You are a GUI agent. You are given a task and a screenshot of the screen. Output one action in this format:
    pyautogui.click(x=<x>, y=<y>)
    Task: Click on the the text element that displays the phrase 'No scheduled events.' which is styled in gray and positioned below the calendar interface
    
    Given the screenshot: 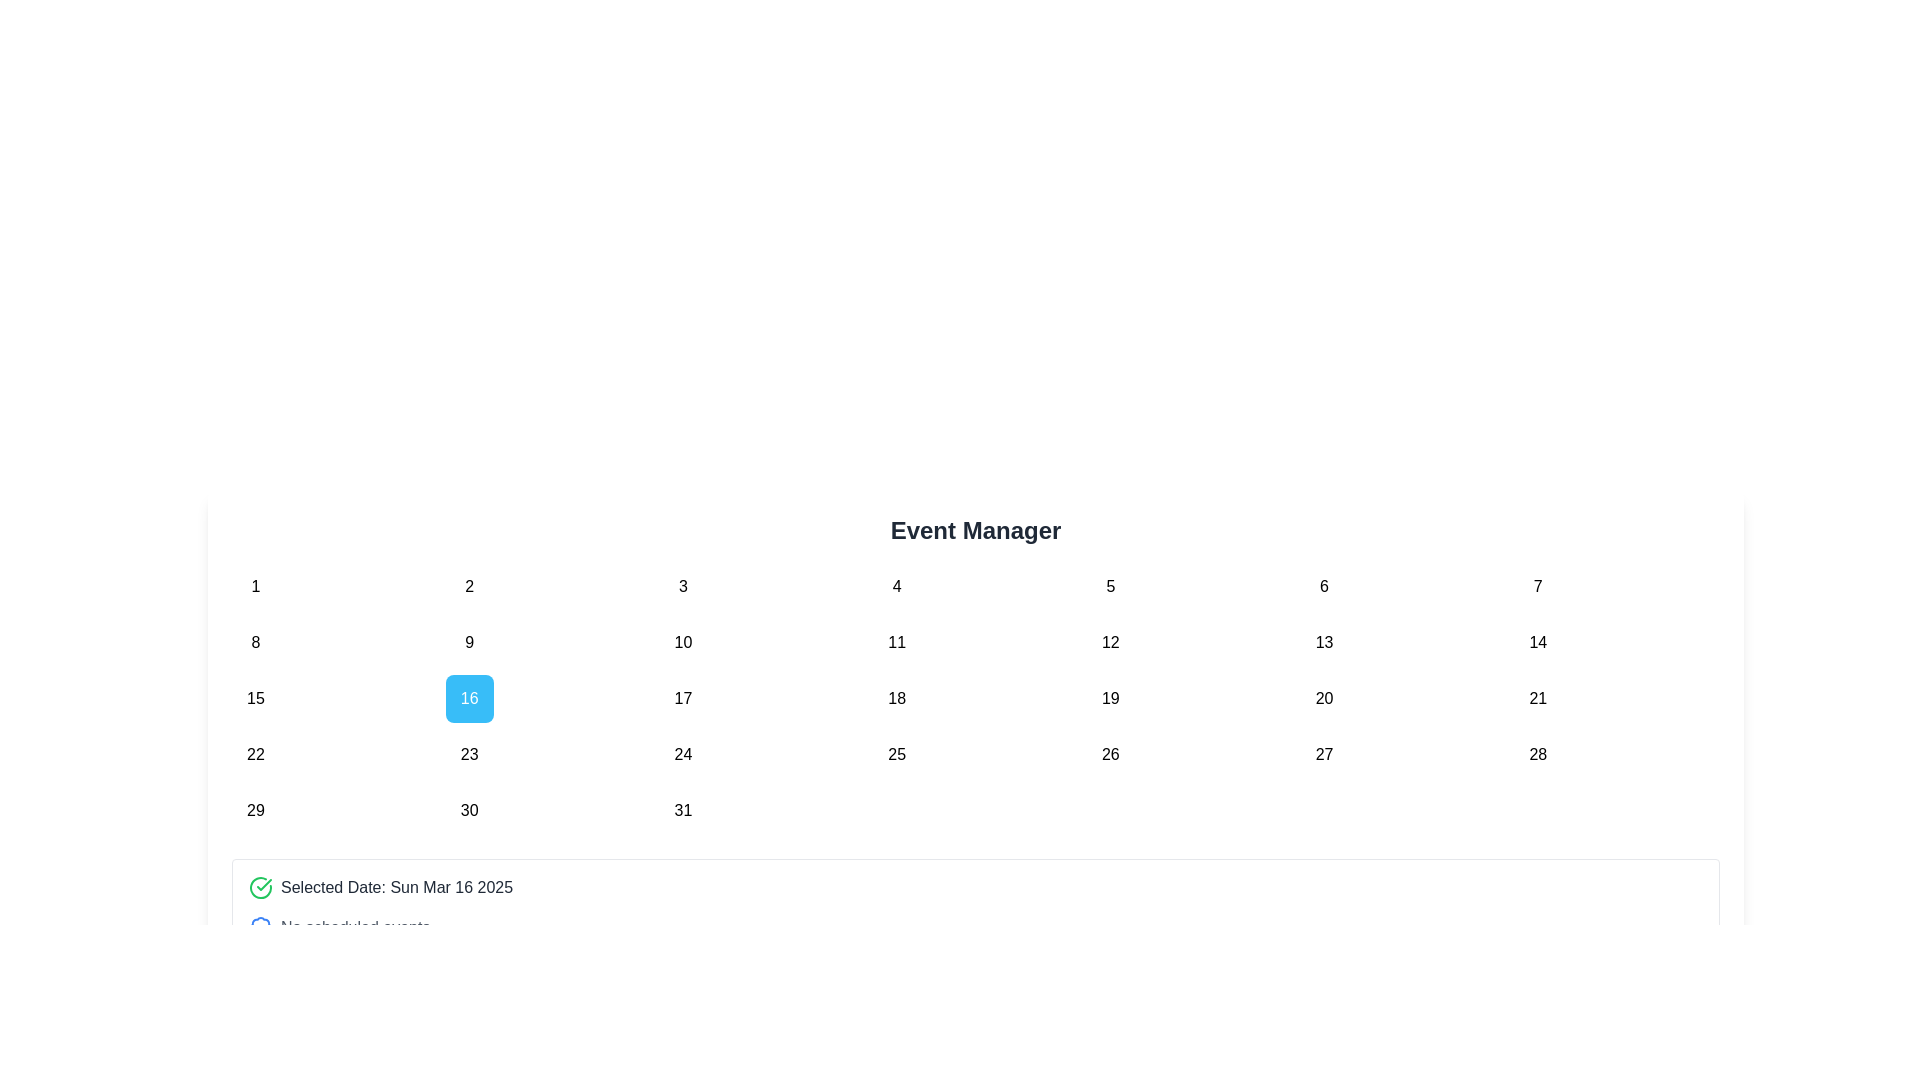 What is the action you would take?
    pyautogui.click(x=357, y=928)
    